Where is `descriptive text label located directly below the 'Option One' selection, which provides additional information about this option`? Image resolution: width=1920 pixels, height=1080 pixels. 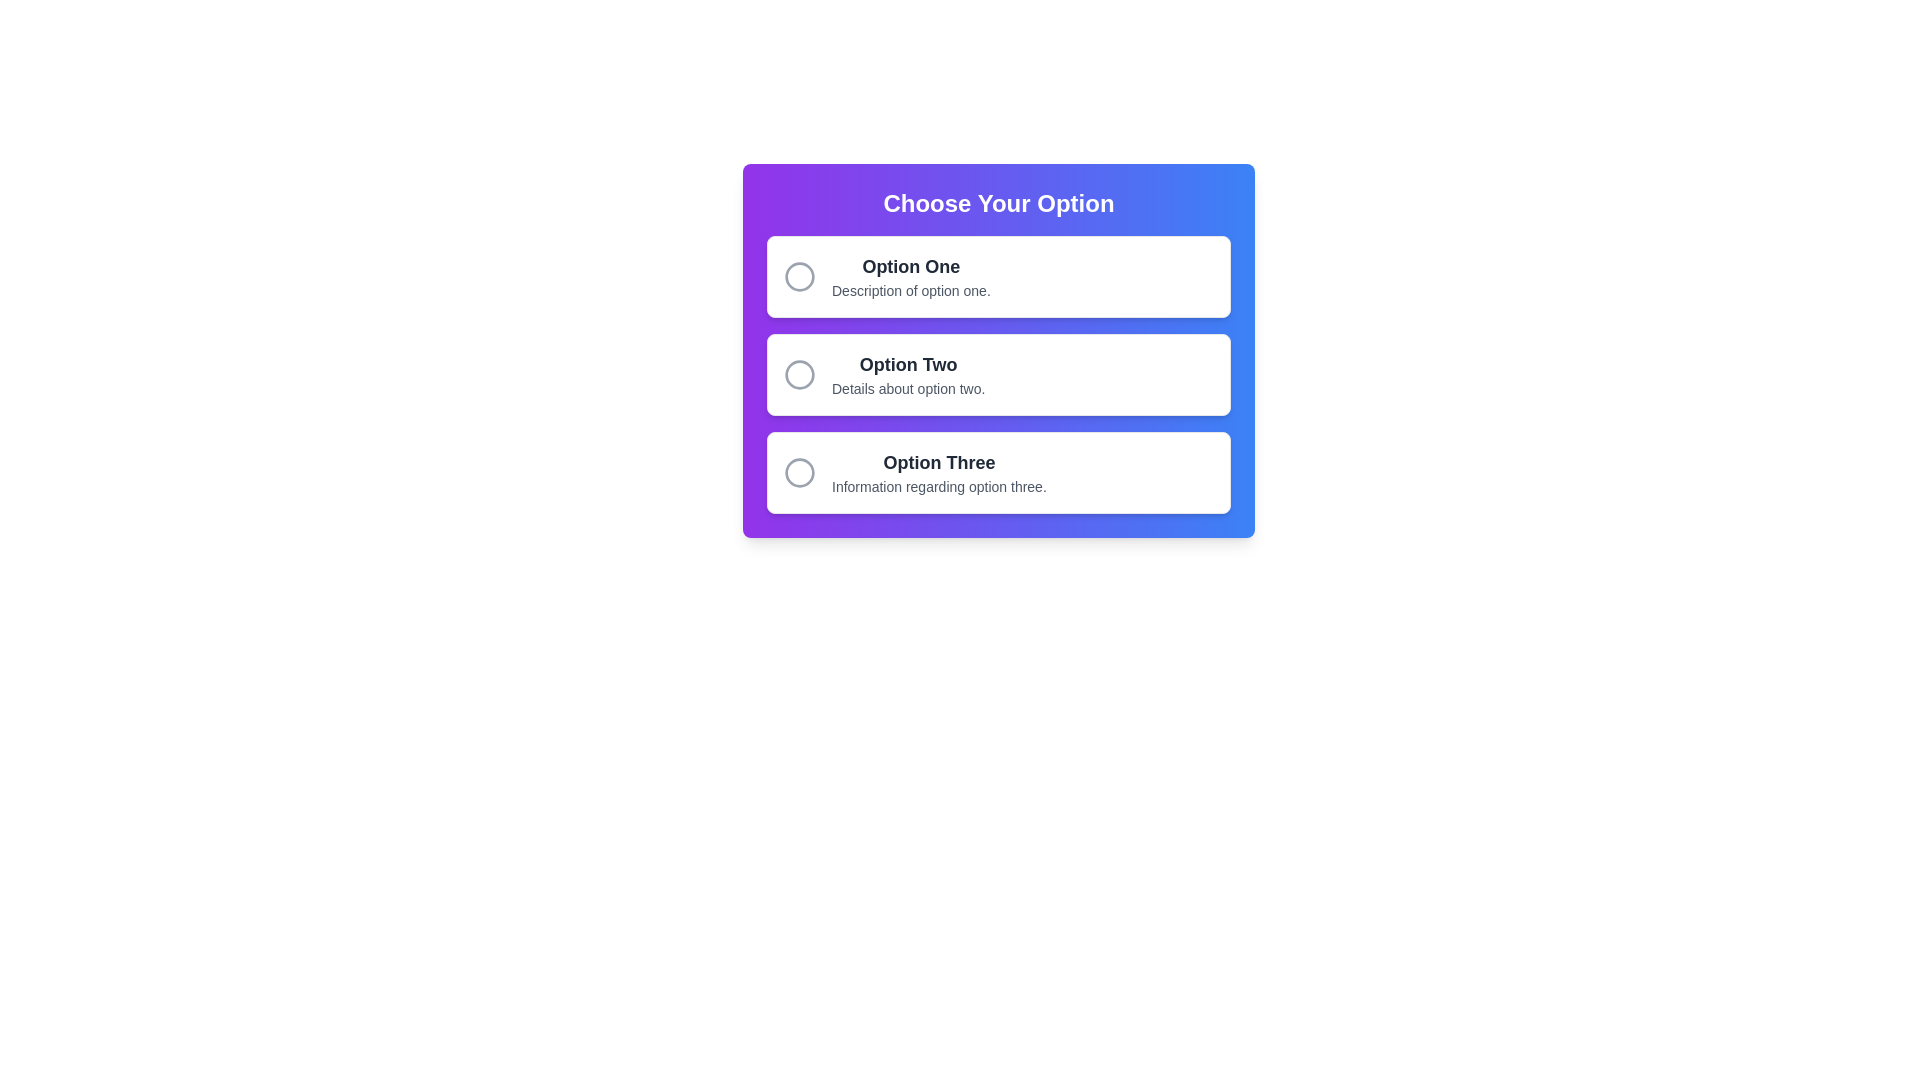
descriptive text label located directly below the 'Option One' selection, which provides additional information about this option is located at coordinates (910, 290).